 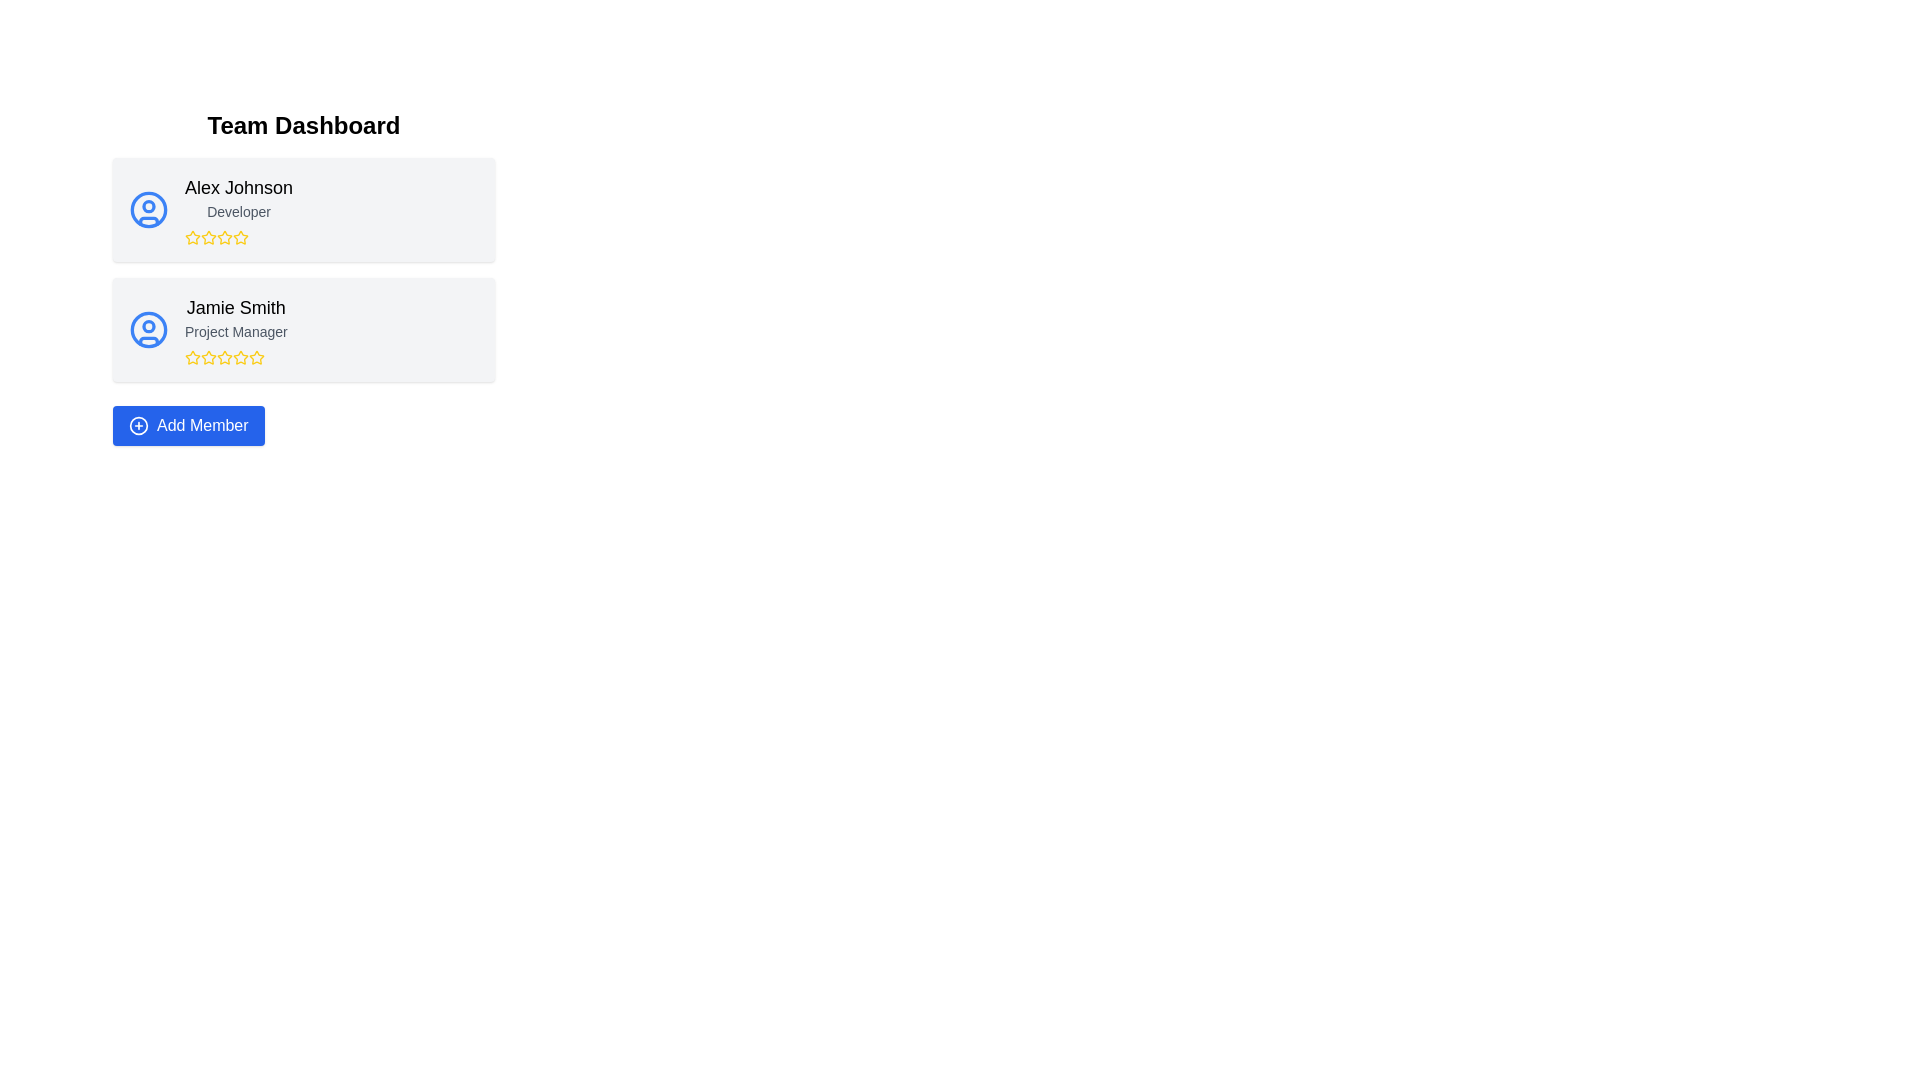 What do you see at coordinates (225, 236) in the screenshot?
I see `the second star icon in the rating system located beneath 'Alex Johnson' and 'Developer' in the first card of the user profiles list` at bounding box center [225, 236].